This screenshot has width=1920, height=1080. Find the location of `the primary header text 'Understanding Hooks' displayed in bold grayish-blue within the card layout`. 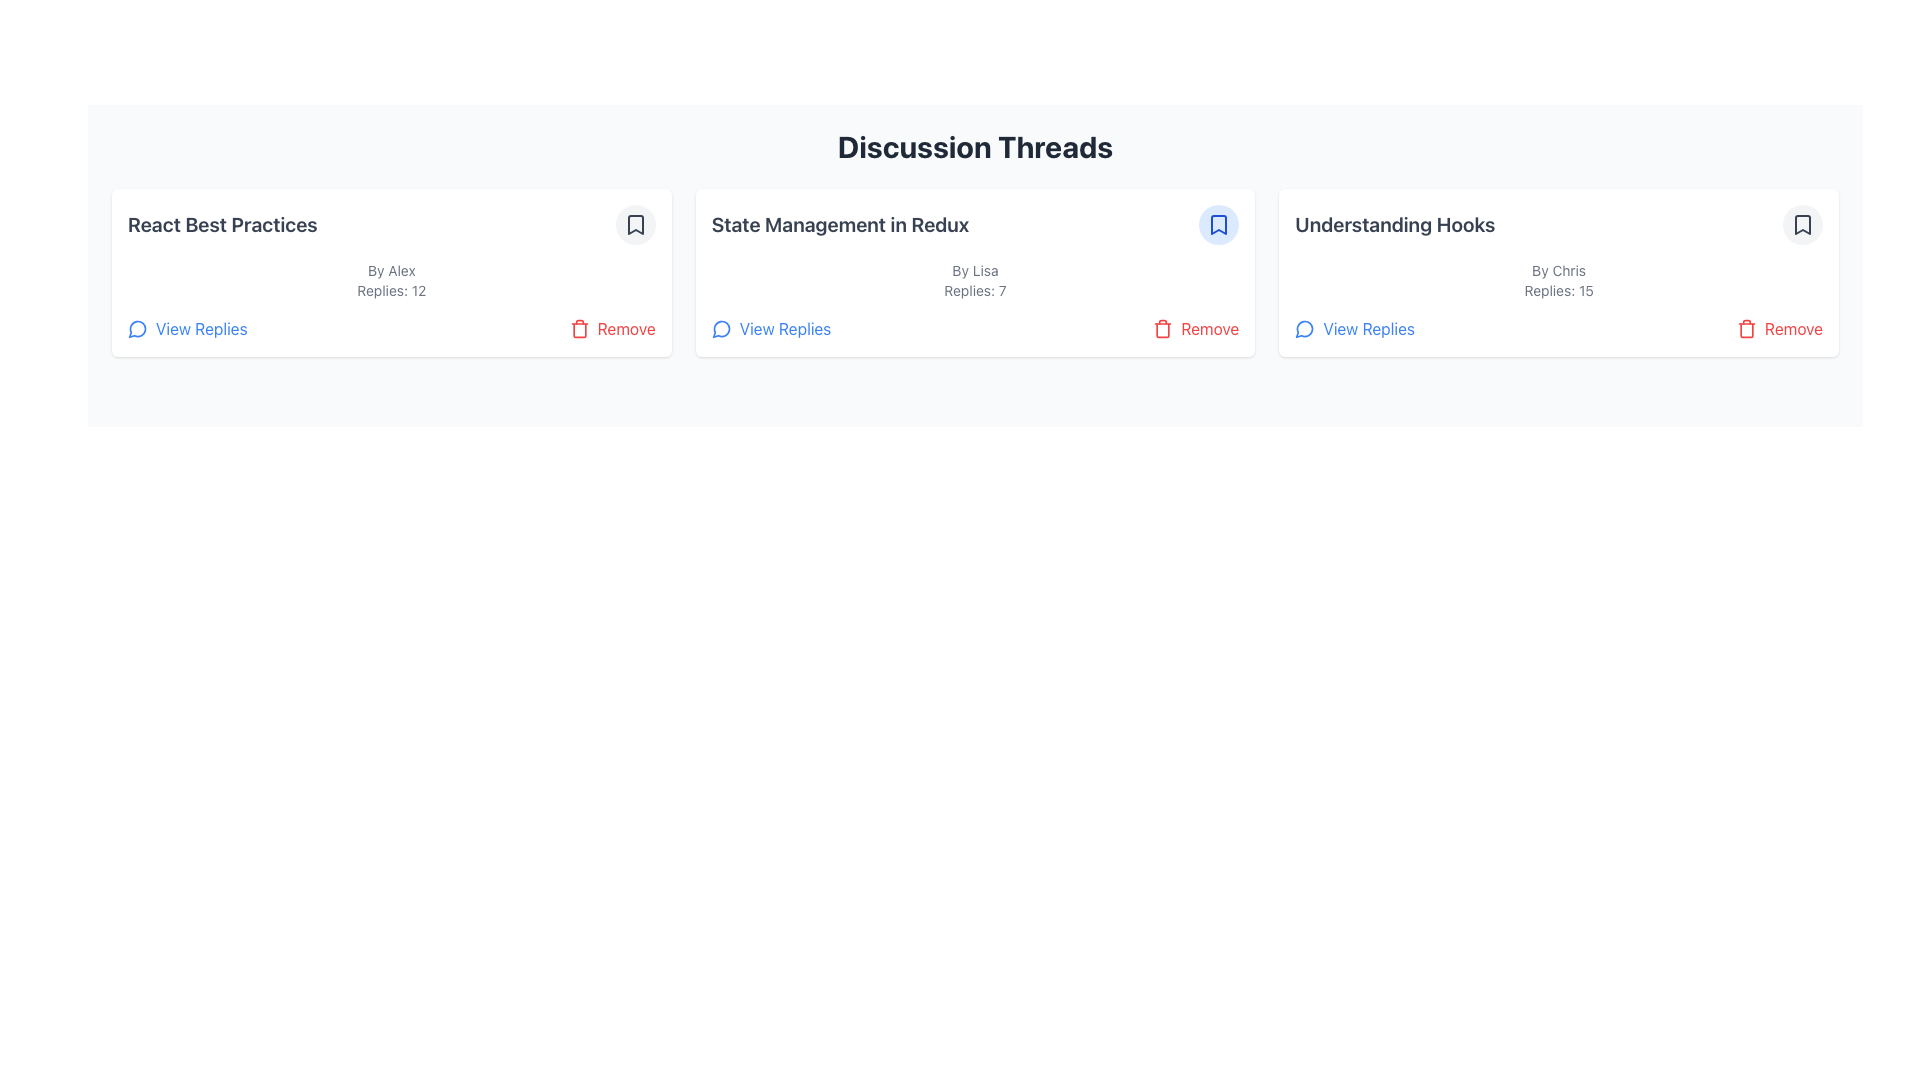

the primary header text 'Understanding Hooks' displayed in bold grayish-blue within the card layout is located at coordinates (1394, 224).